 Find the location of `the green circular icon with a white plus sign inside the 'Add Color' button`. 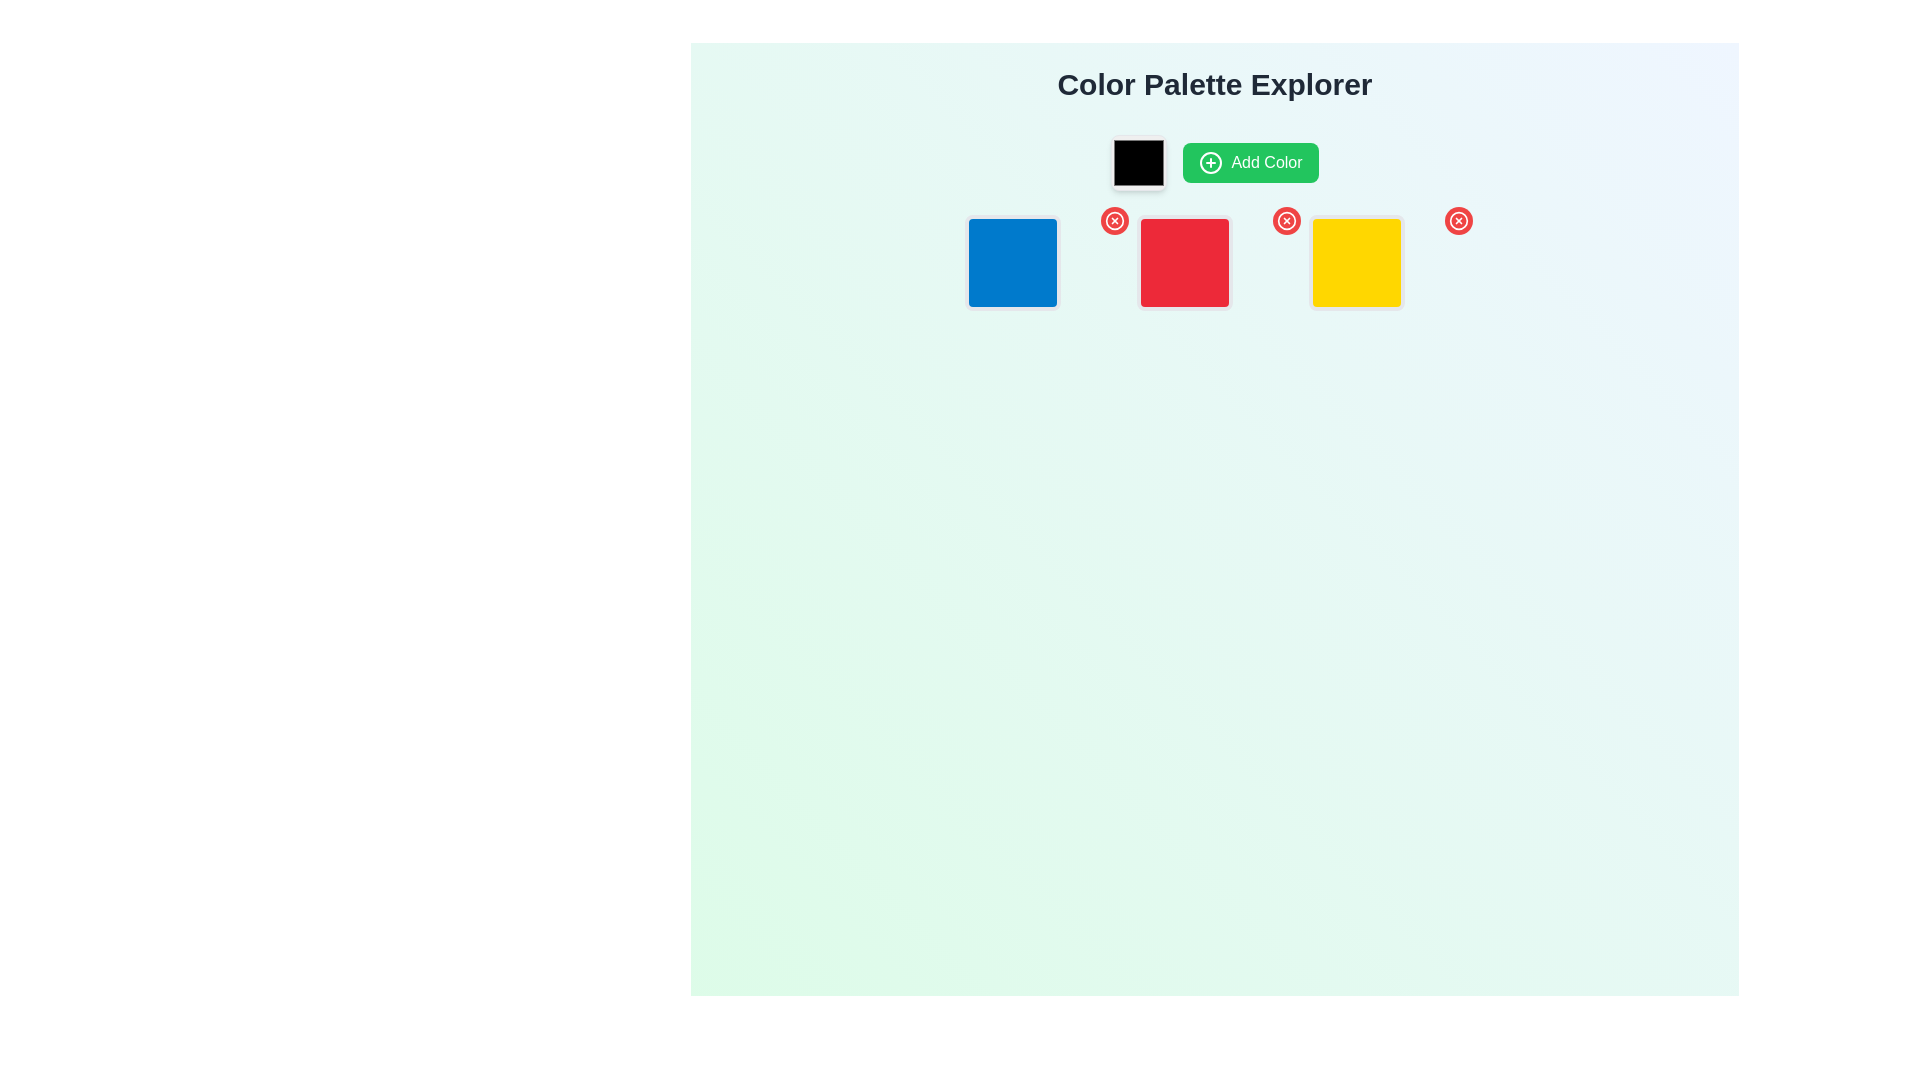

the green circular icon with a white plus sign inside the 'Add Color' button is located at coordinates (1210, 161).